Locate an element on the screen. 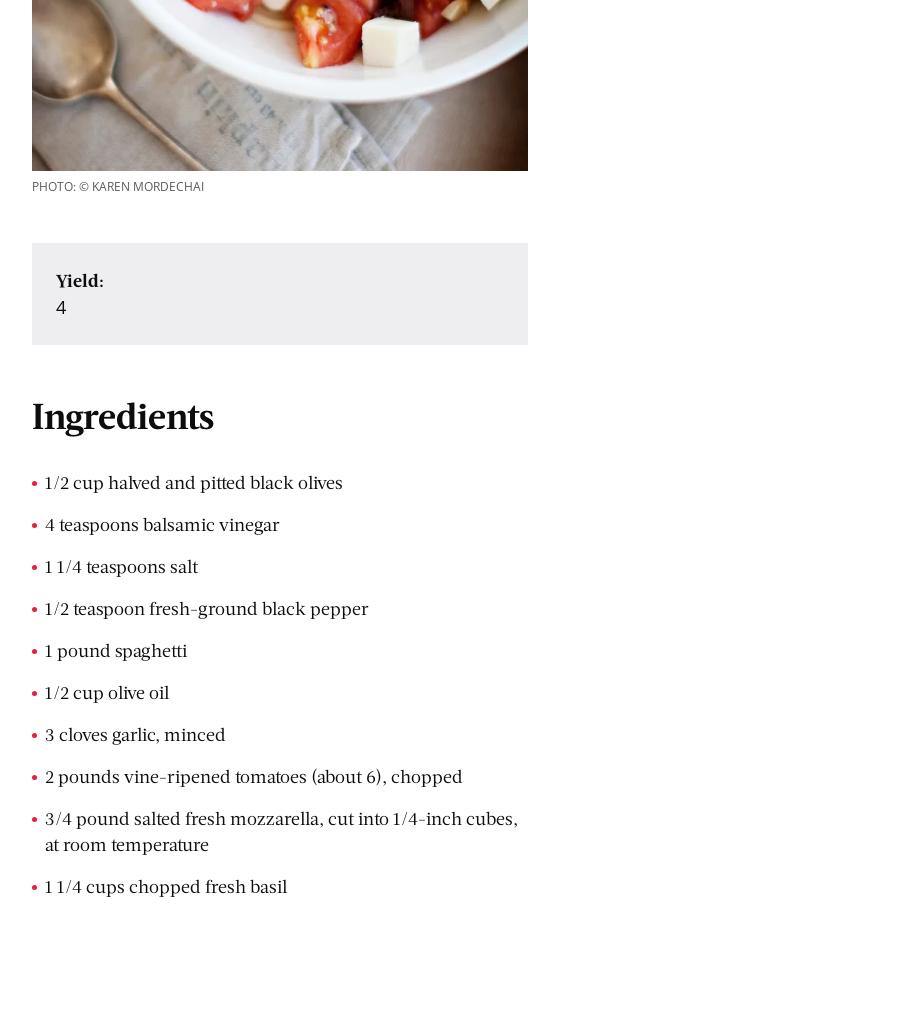 Image resolution: width=900 pixels, height=1023 pixels. '3/4 pound salted fresh mozzarella, cut into 1/4-inch cubes, at room temperature' is located at coordinates (44, 829).